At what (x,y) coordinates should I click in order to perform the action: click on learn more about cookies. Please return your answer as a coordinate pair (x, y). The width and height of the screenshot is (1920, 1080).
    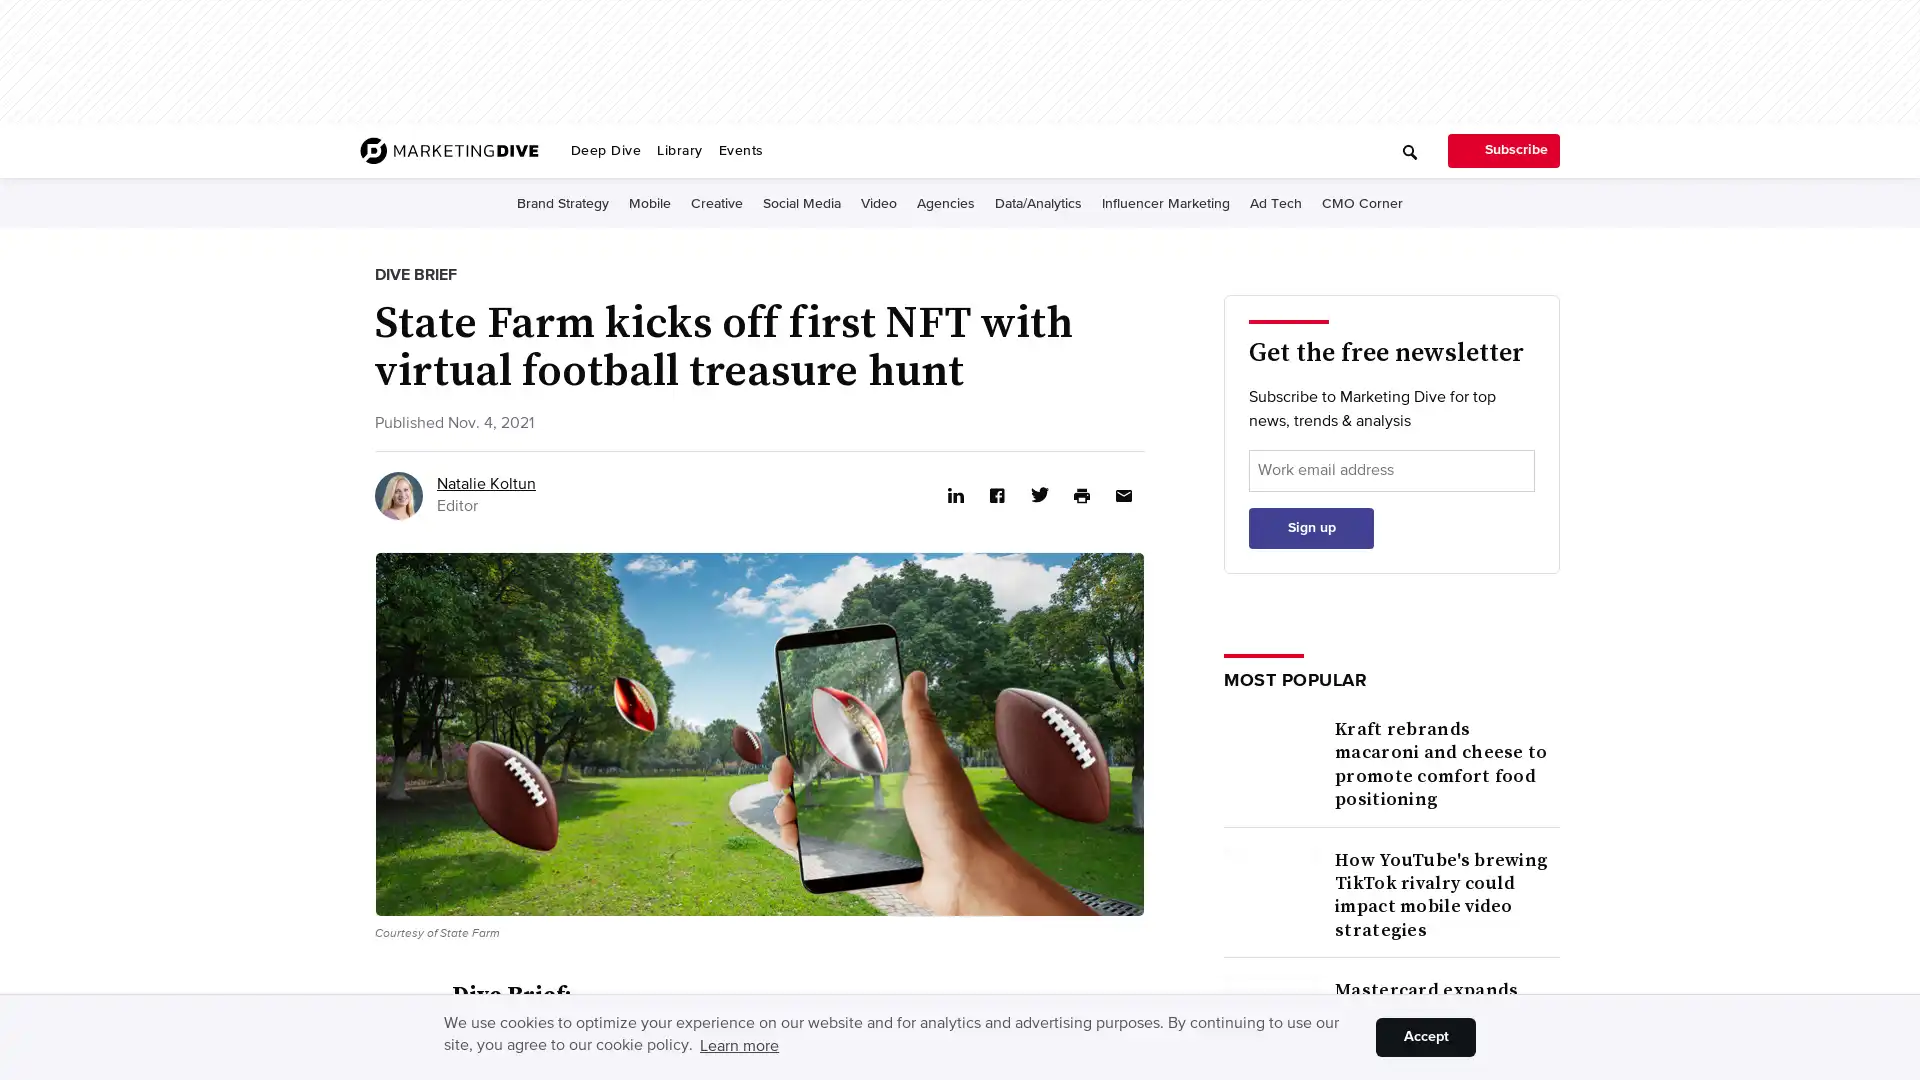
    Looking at the image, I should click on (738, 1045).